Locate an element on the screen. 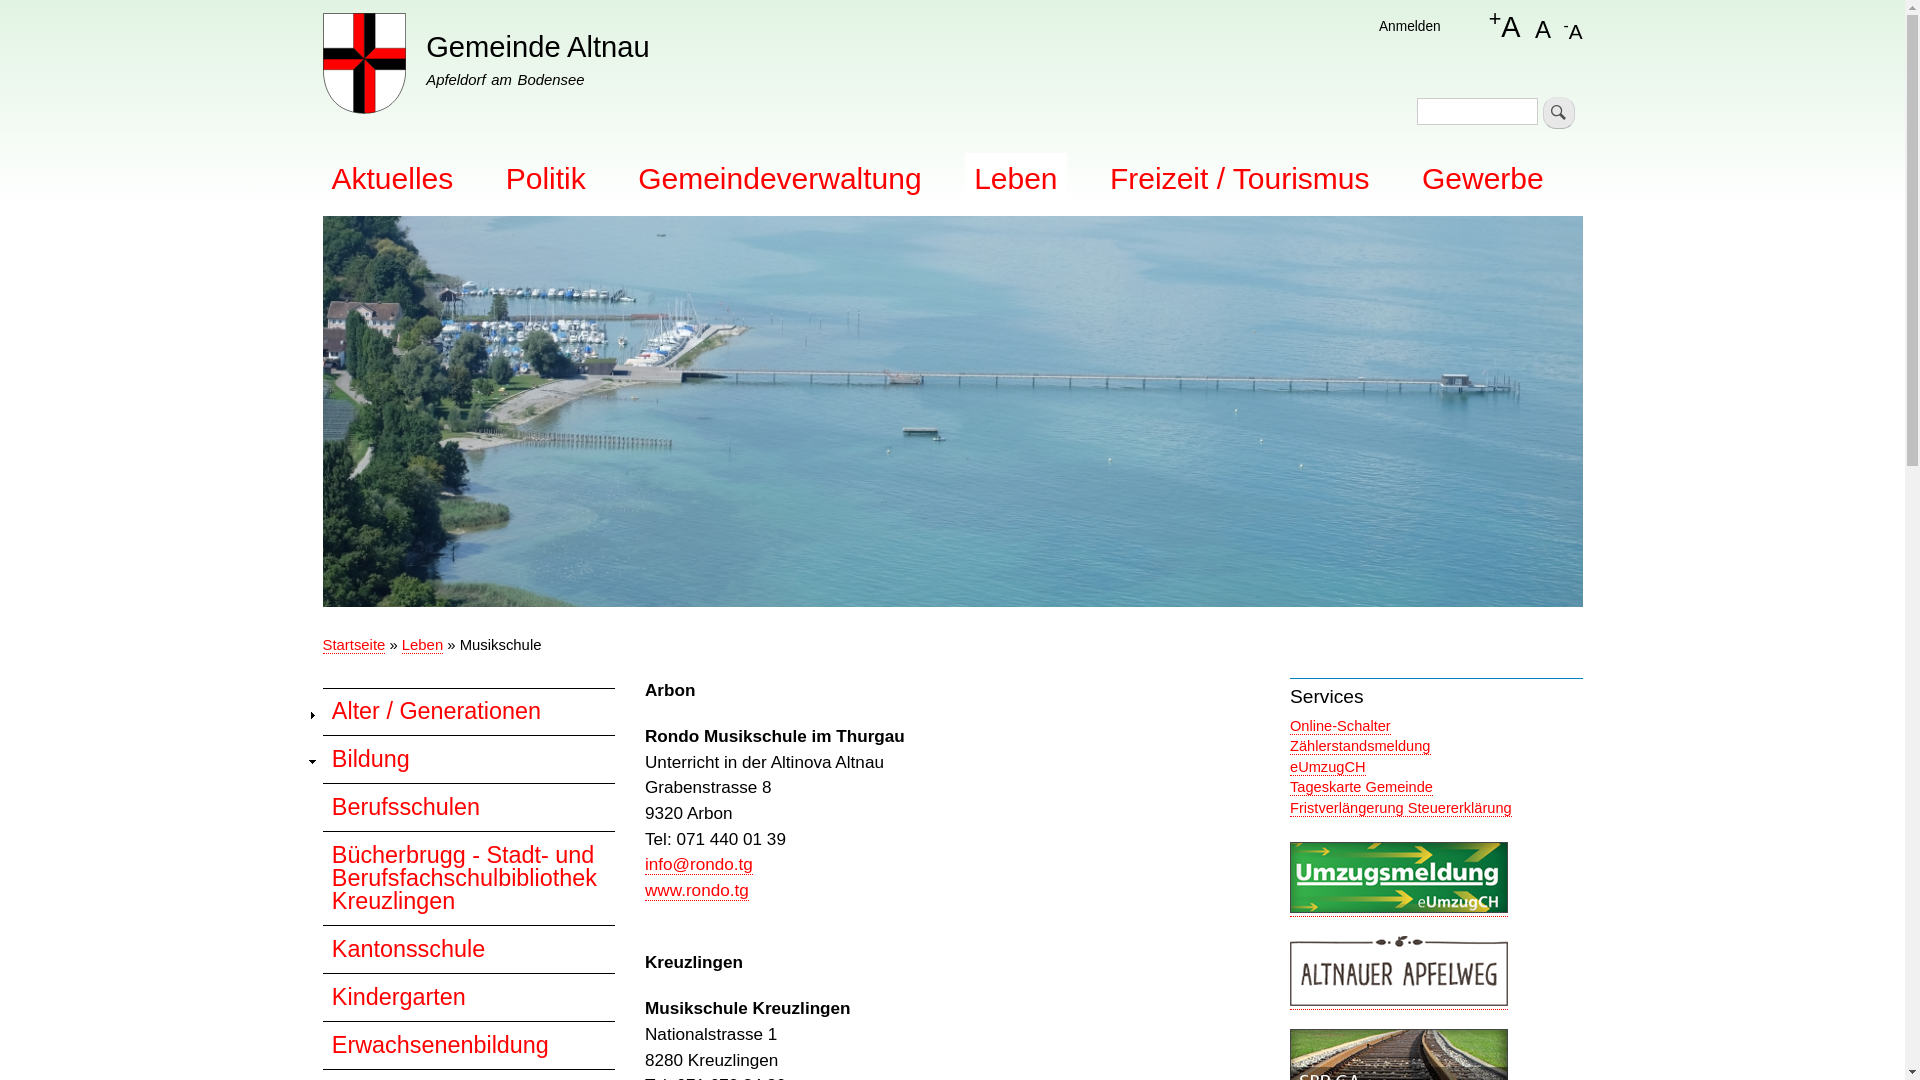 This screenshot has width=1920, height=1080. 'Die Begriffe eingeben, nach denen gesucht werden soll.' is located at coordinates (1477, 111).